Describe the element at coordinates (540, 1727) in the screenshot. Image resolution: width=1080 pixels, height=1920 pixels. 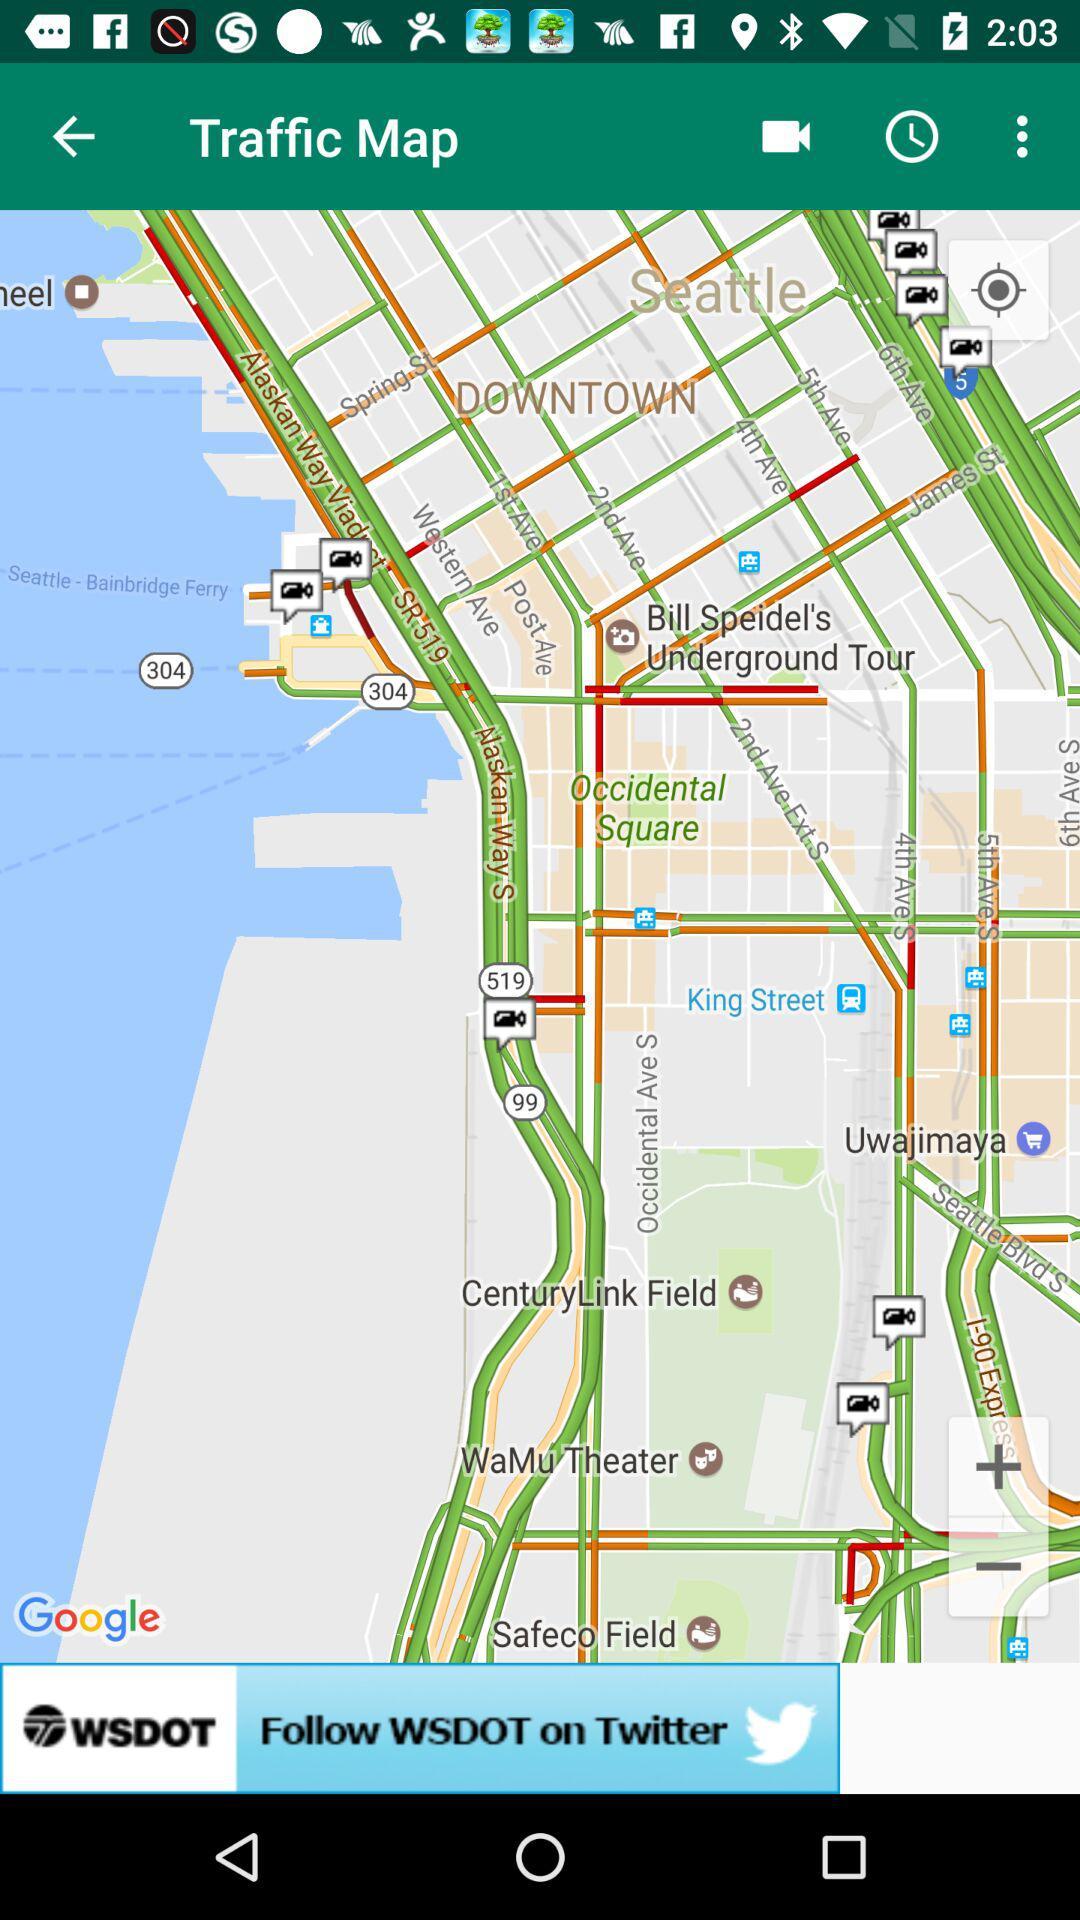
I see `web add` at that location.